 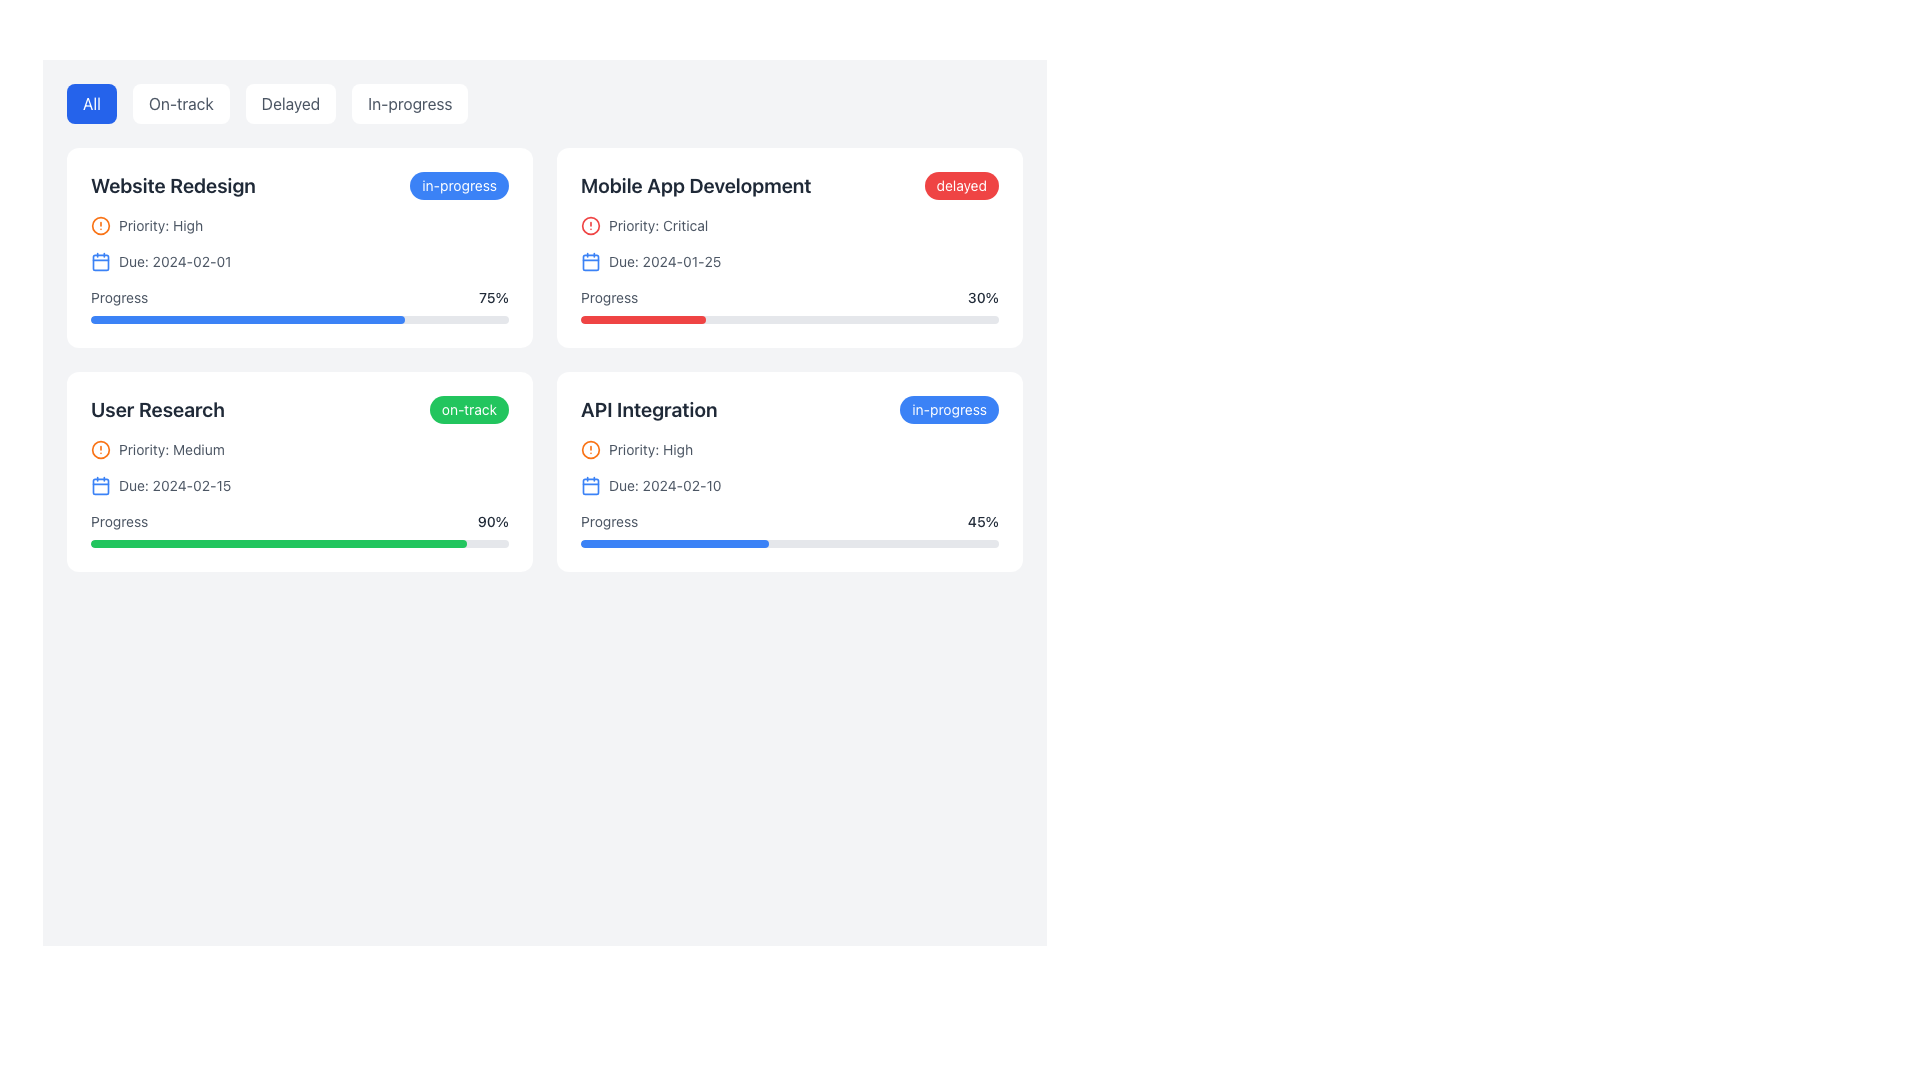 I want to click on percentage value displayed as '90%' in bold styling next to the green progress bar within the 'User Research' card, so click(x=493, y=520).